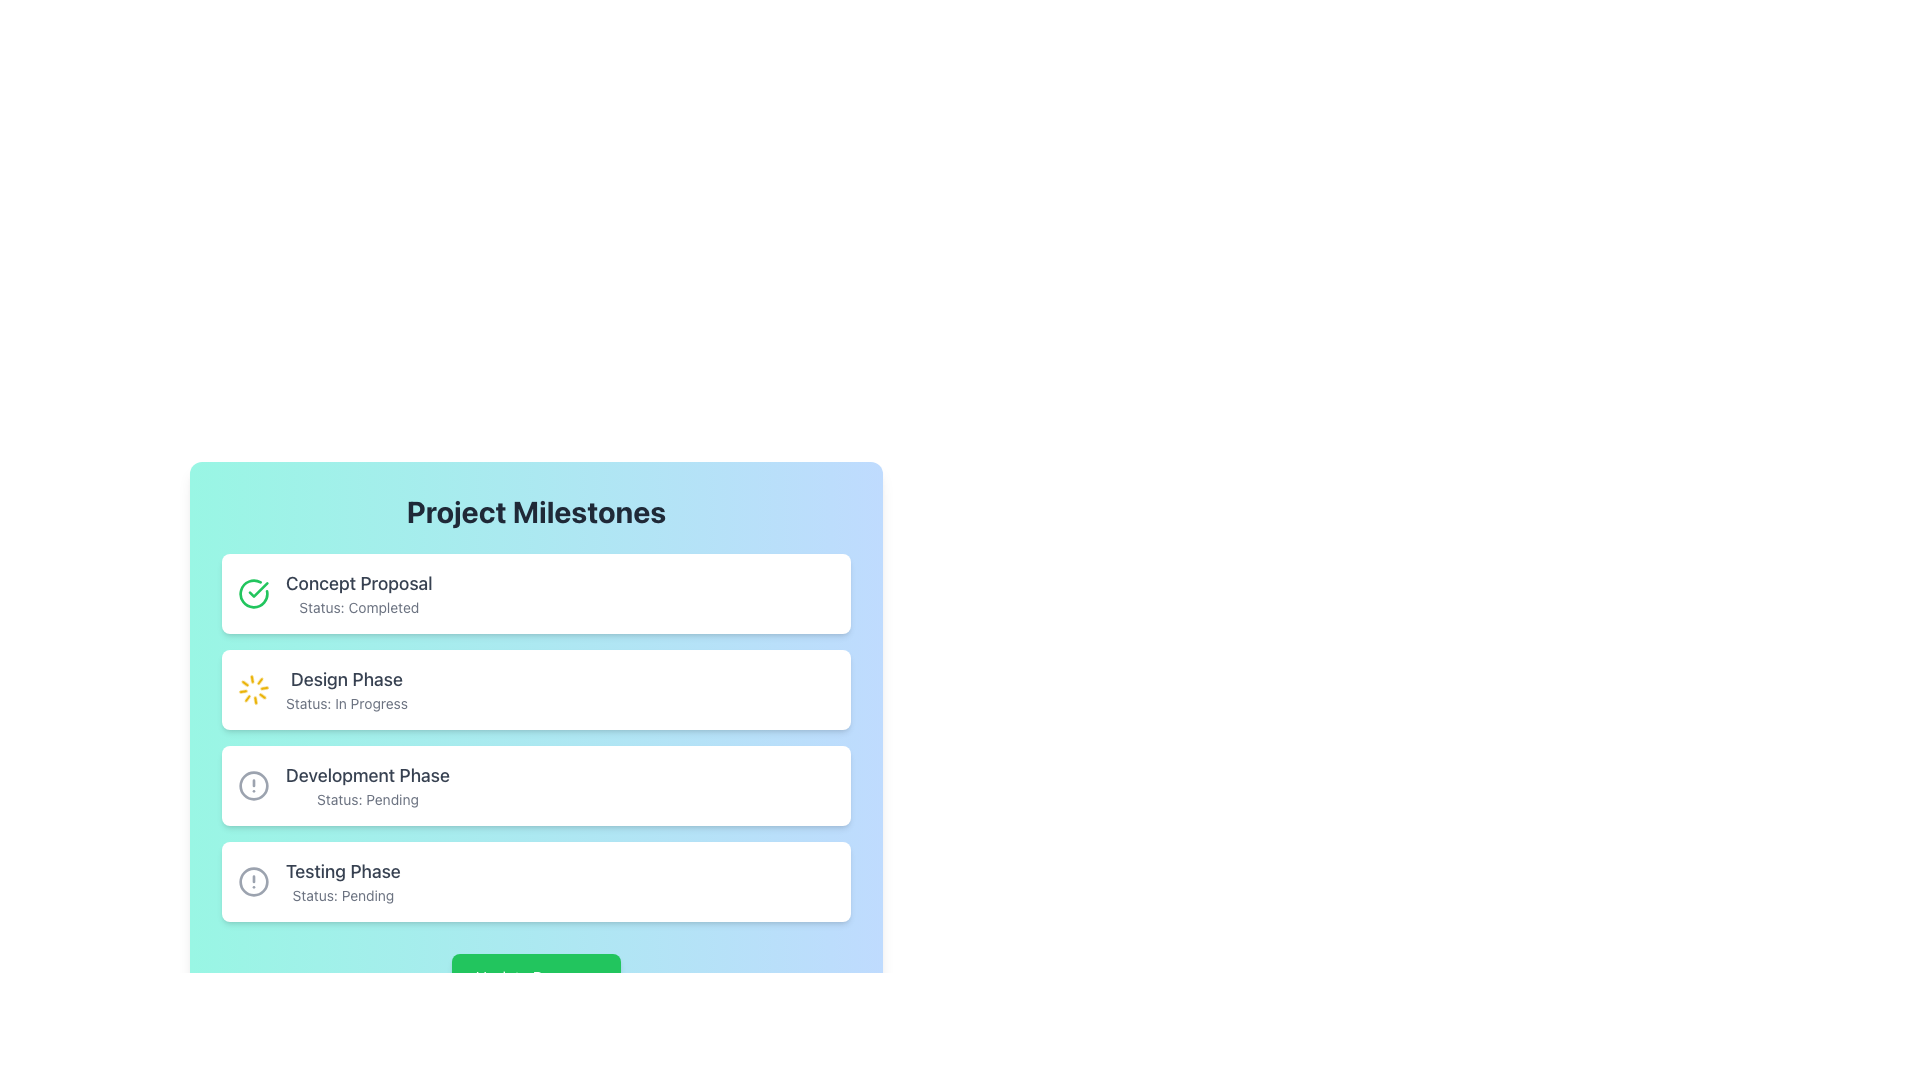 This screenshot has width=1920, height=1080. What do you see at coordinates (253, 593) in the screenshot?
I see `the status indicator icon for the 'Concept Proposal' milestone, which is located to the left of the text 'Concept Proposal' and 'Status: Completed'` at bounding box center [253, 593].